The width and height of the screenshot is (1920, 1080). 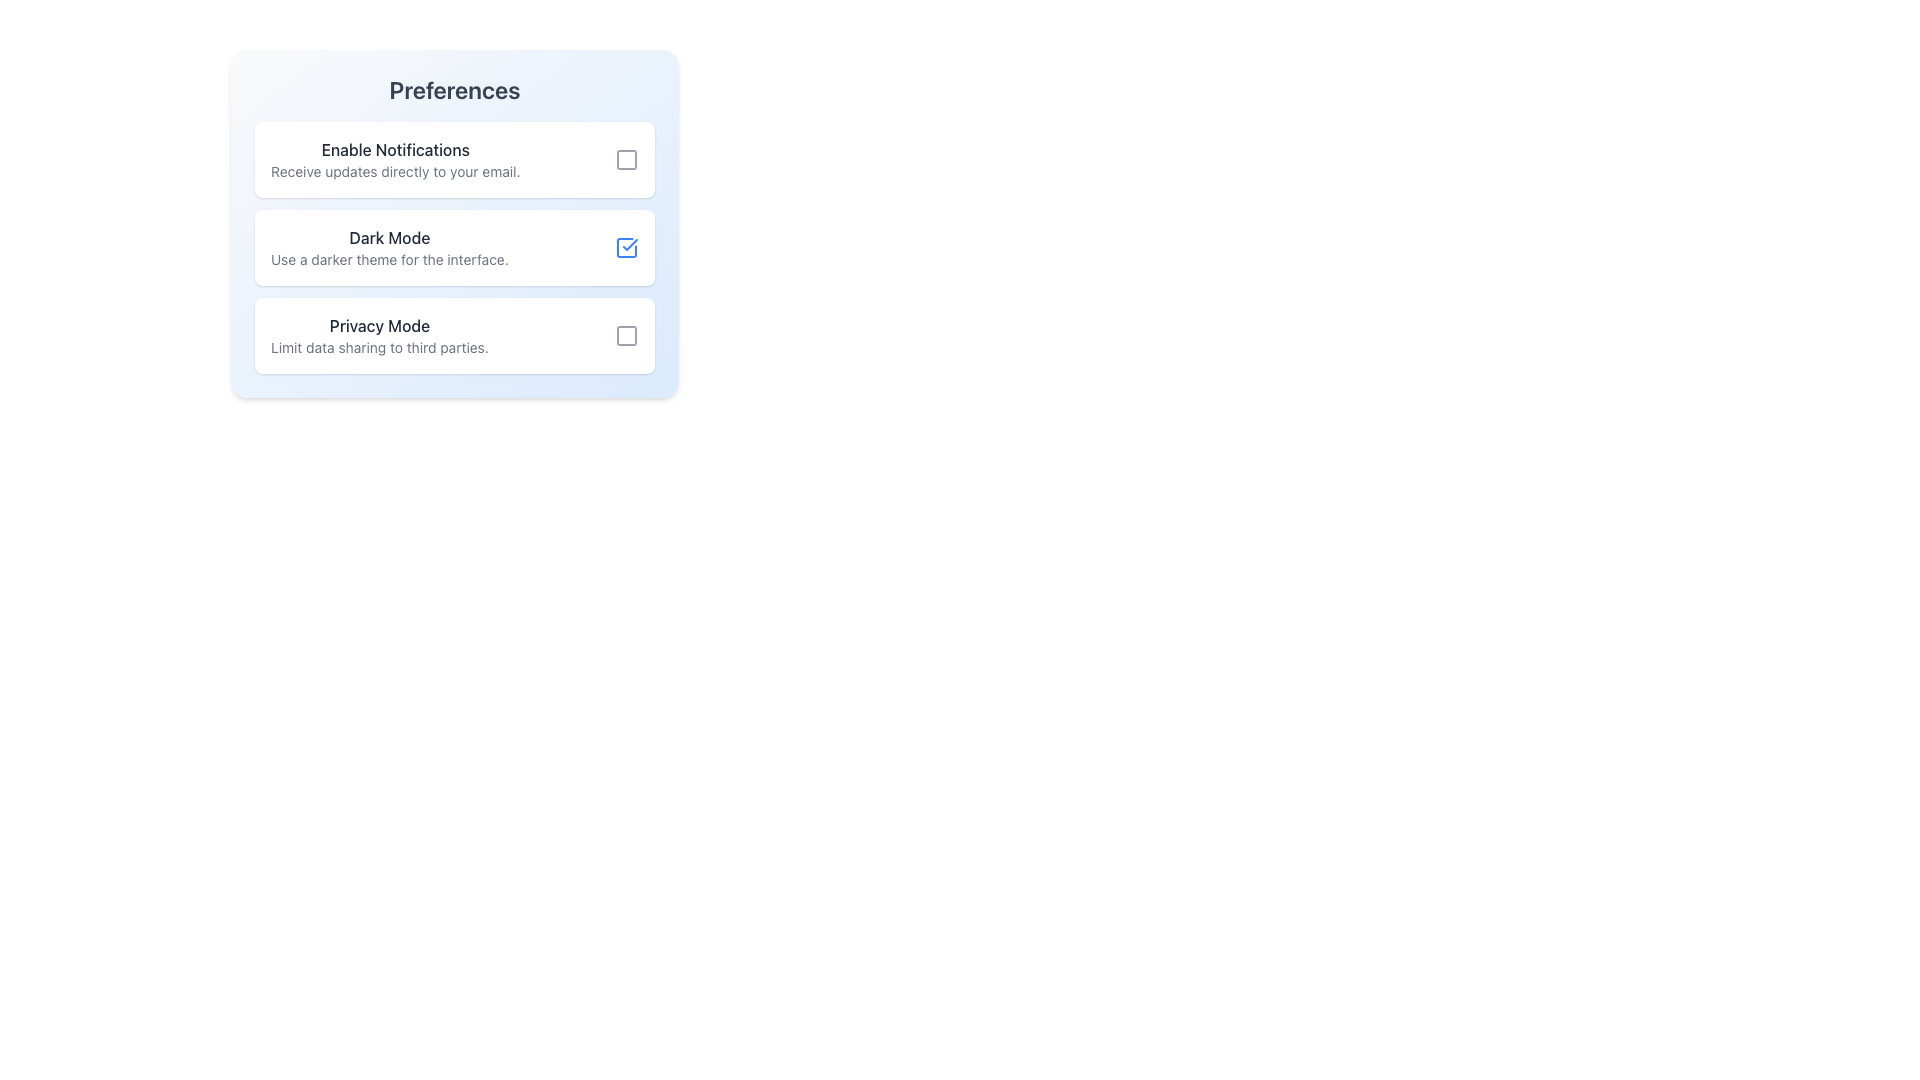 What do you see at coordinates (379, 325) in the screenshot?
I see `the 'Privacy Mode' text label, which is the title for the preference setting located in the upper portion of the row labeled 'Privacy ModeLimit data sharing to third parties.'` at bounding box center [379, 325].